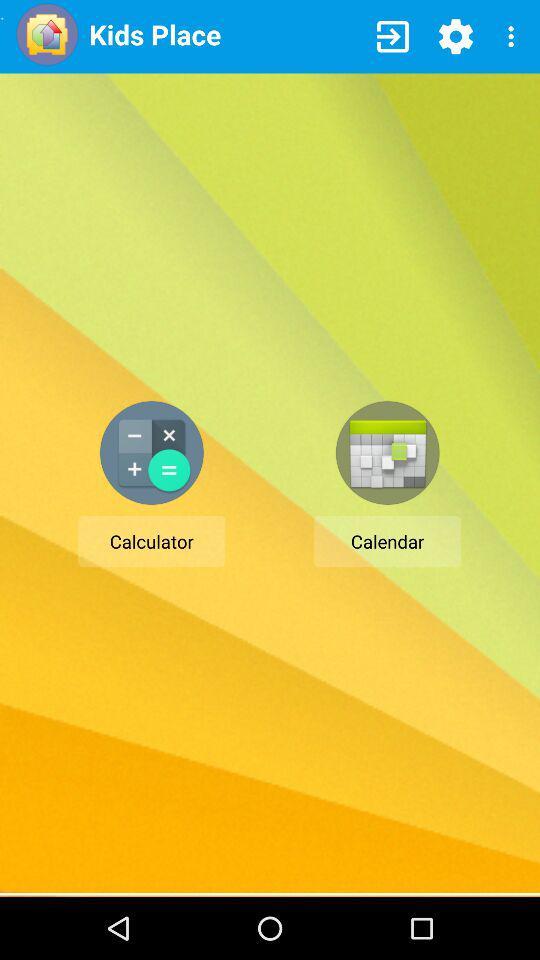 This screenshot has width=540, height=960. I want to click on the item next to kids place icon, so click(393, 35).